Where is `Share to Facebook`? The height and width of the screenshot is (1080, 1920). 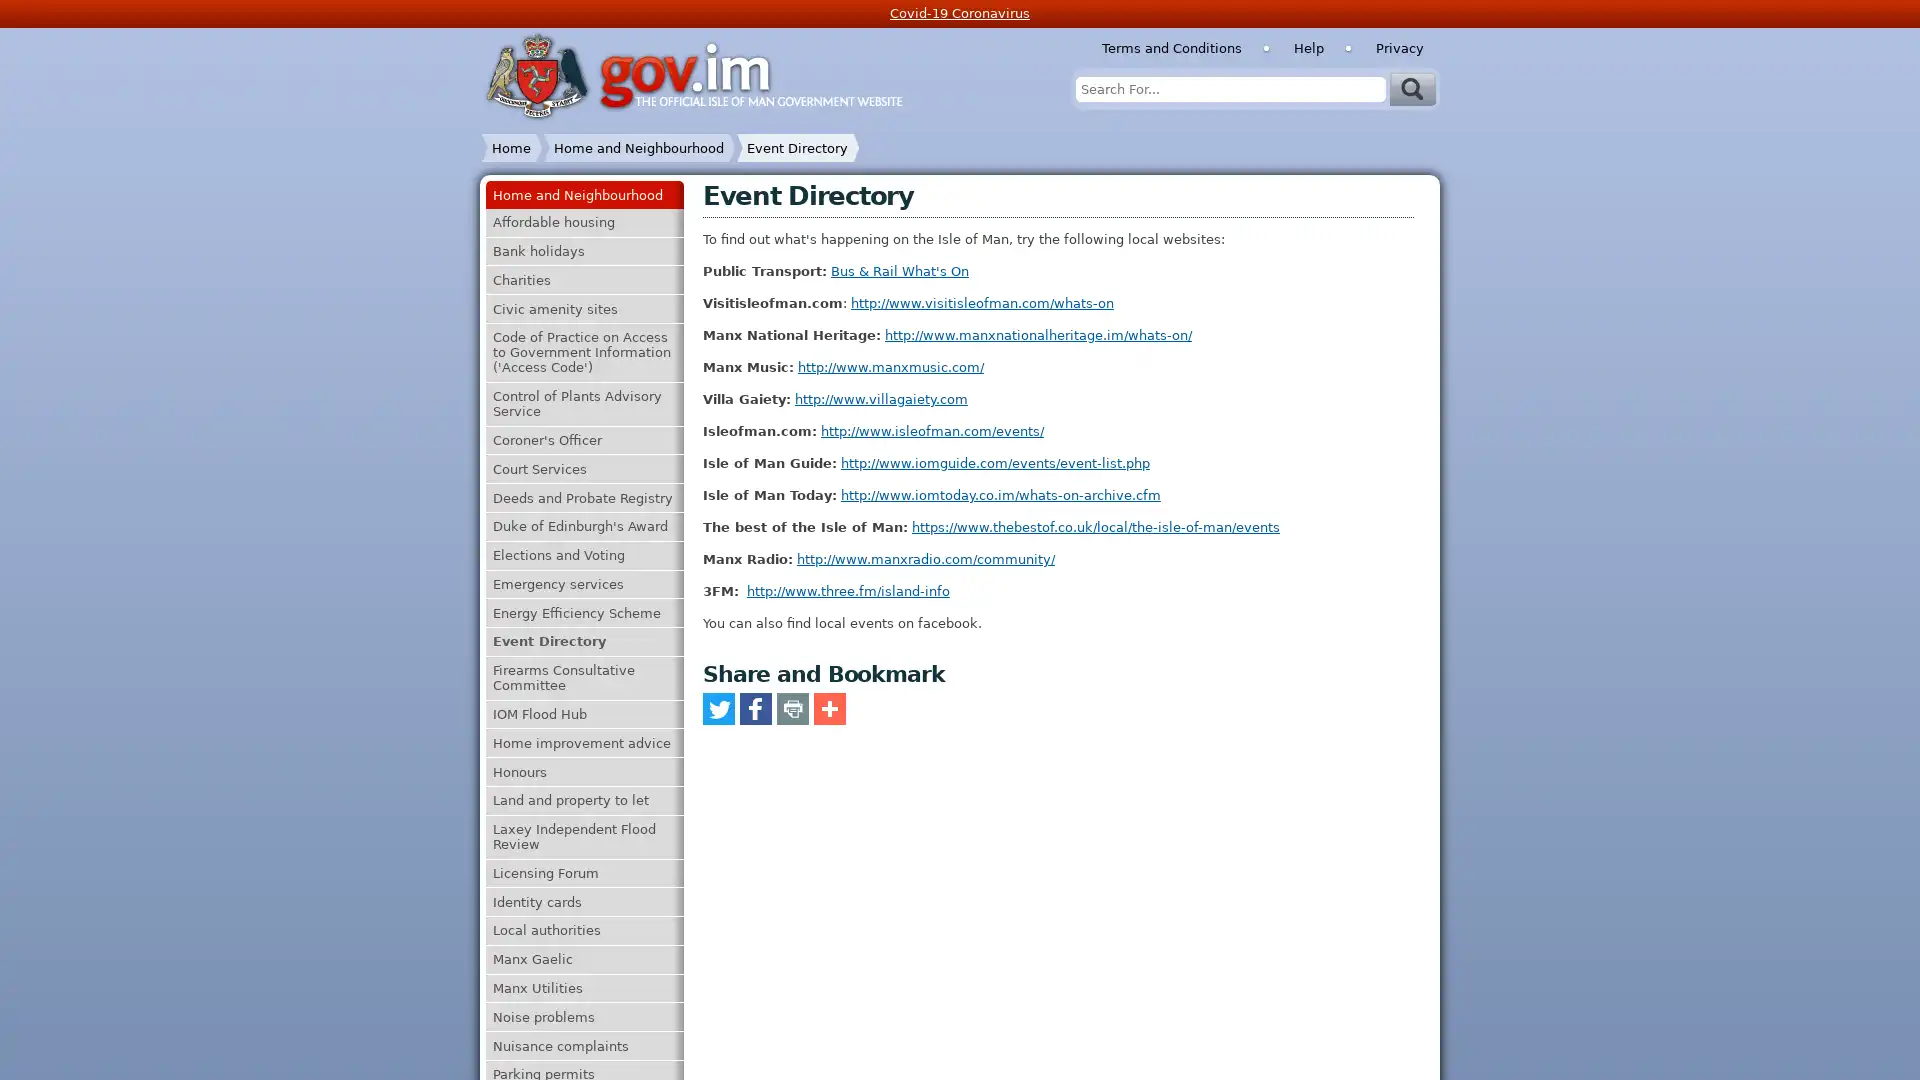
Share to Facebook is located at coordinates (753, 707).